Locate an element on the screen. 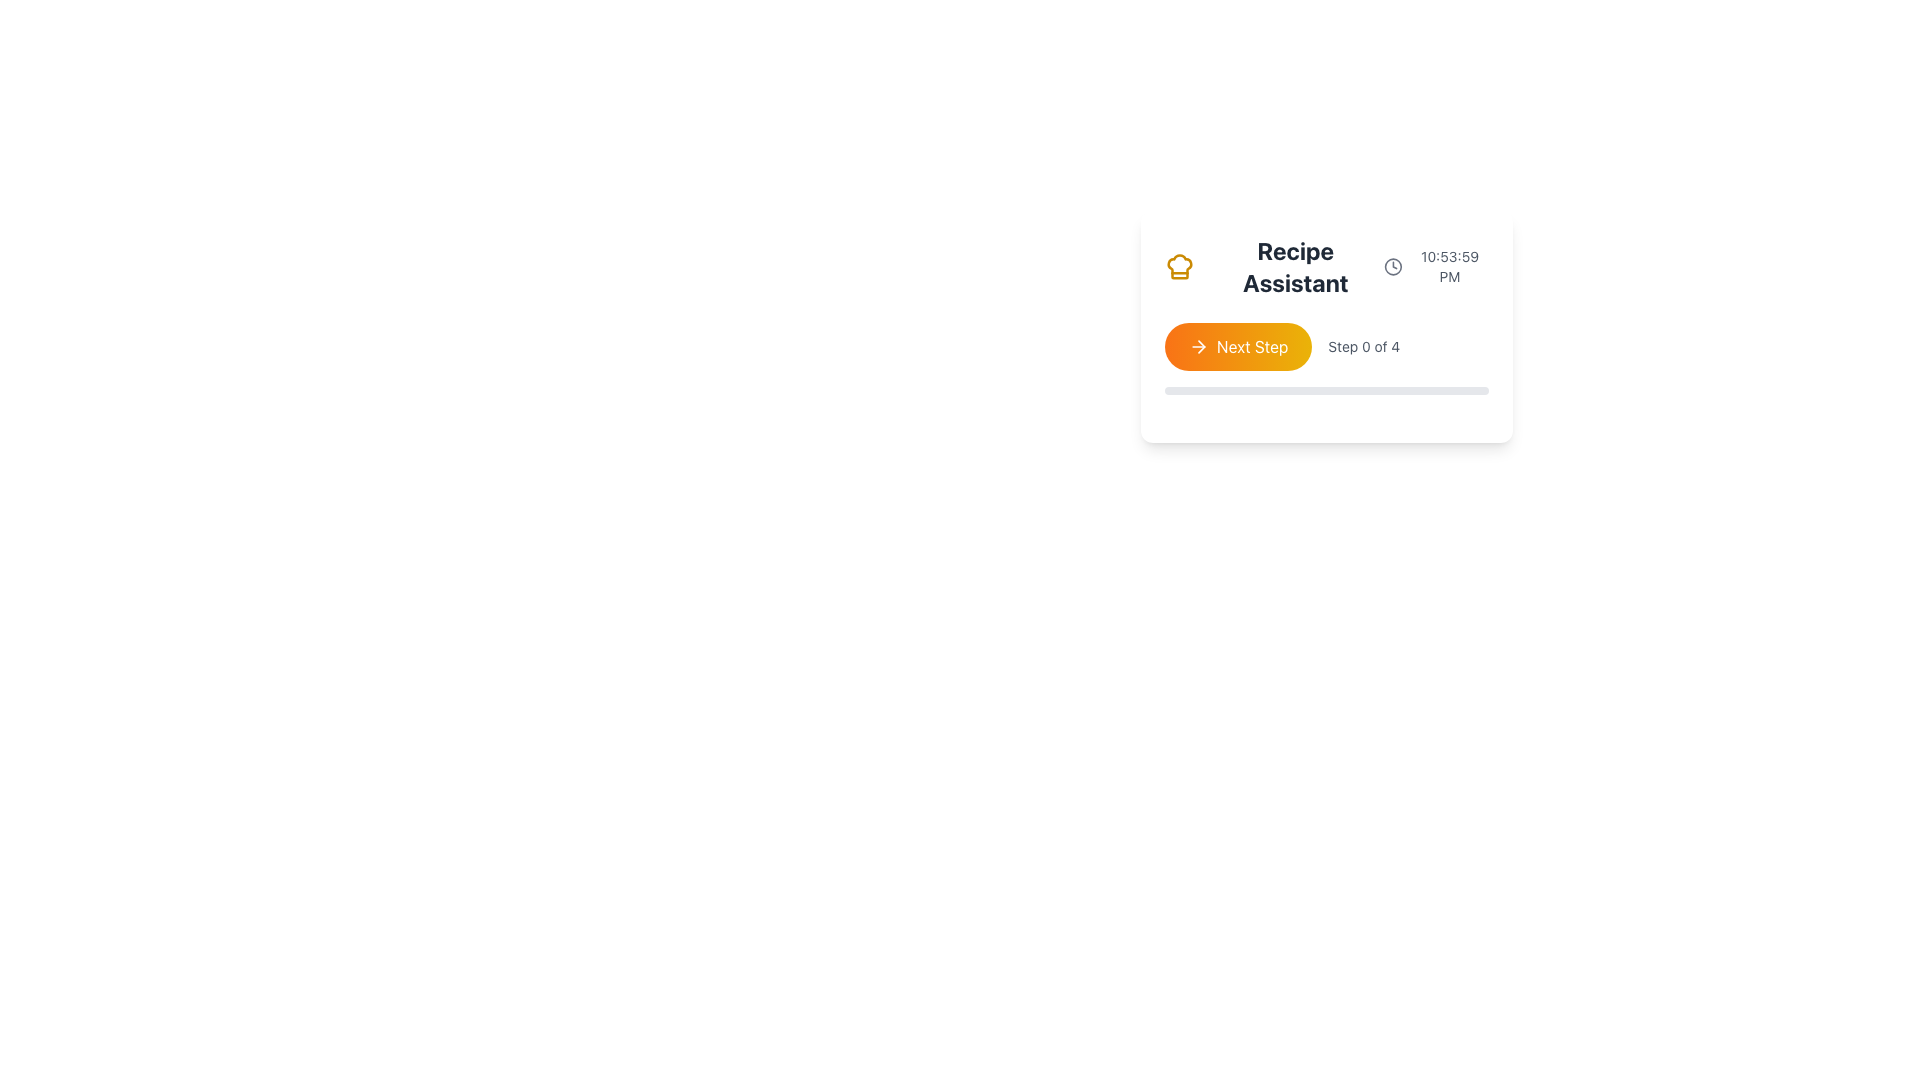 The height and width of the screenshot is (1080, 1920). the current time displayed in the top-right corner, adjacent to the 'Recipe Assistant' text and clock icon is located at coordinates (1435, 265).